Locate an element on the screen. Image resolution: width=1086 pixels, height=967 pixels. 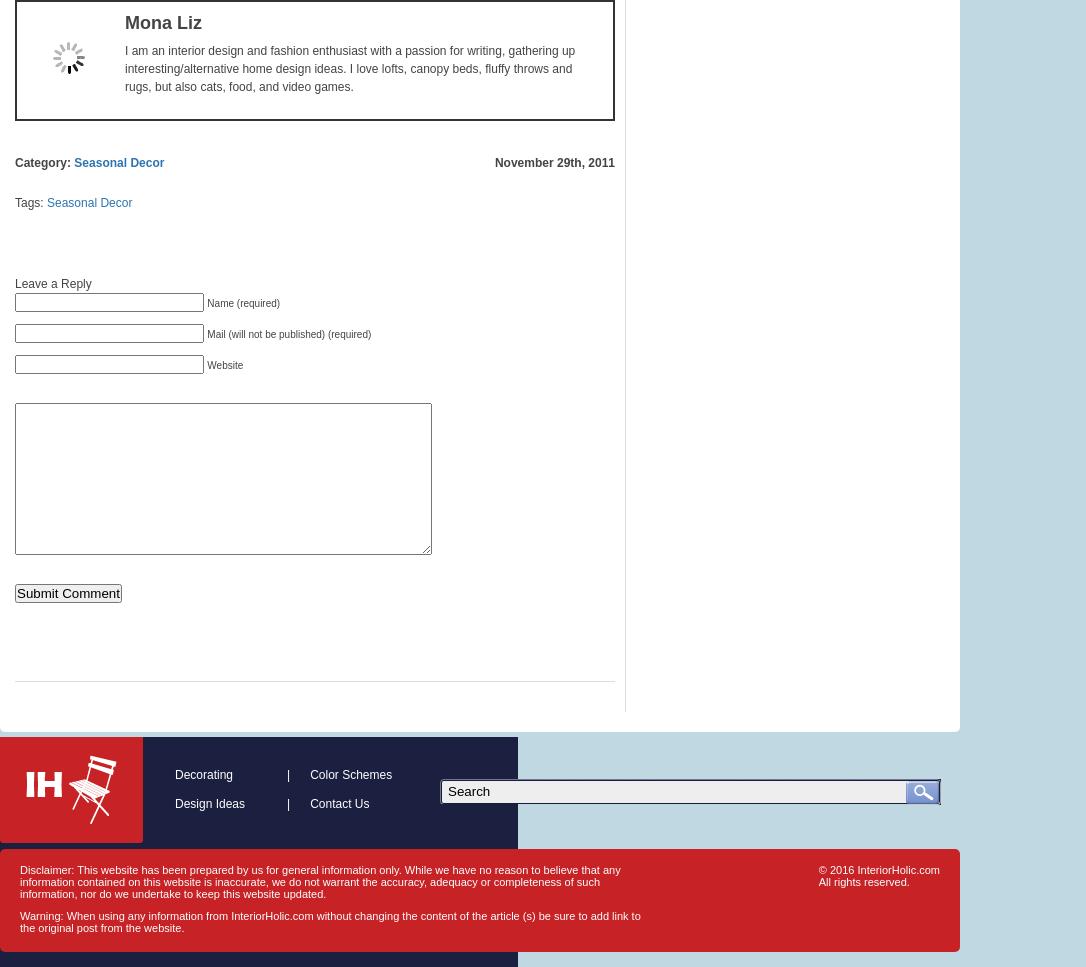
'Warning: When using any information from InteriorHolic.com without changing the content of the article (s) be sure to add link to the original post from the website.' is located at coordinates (19, 922).